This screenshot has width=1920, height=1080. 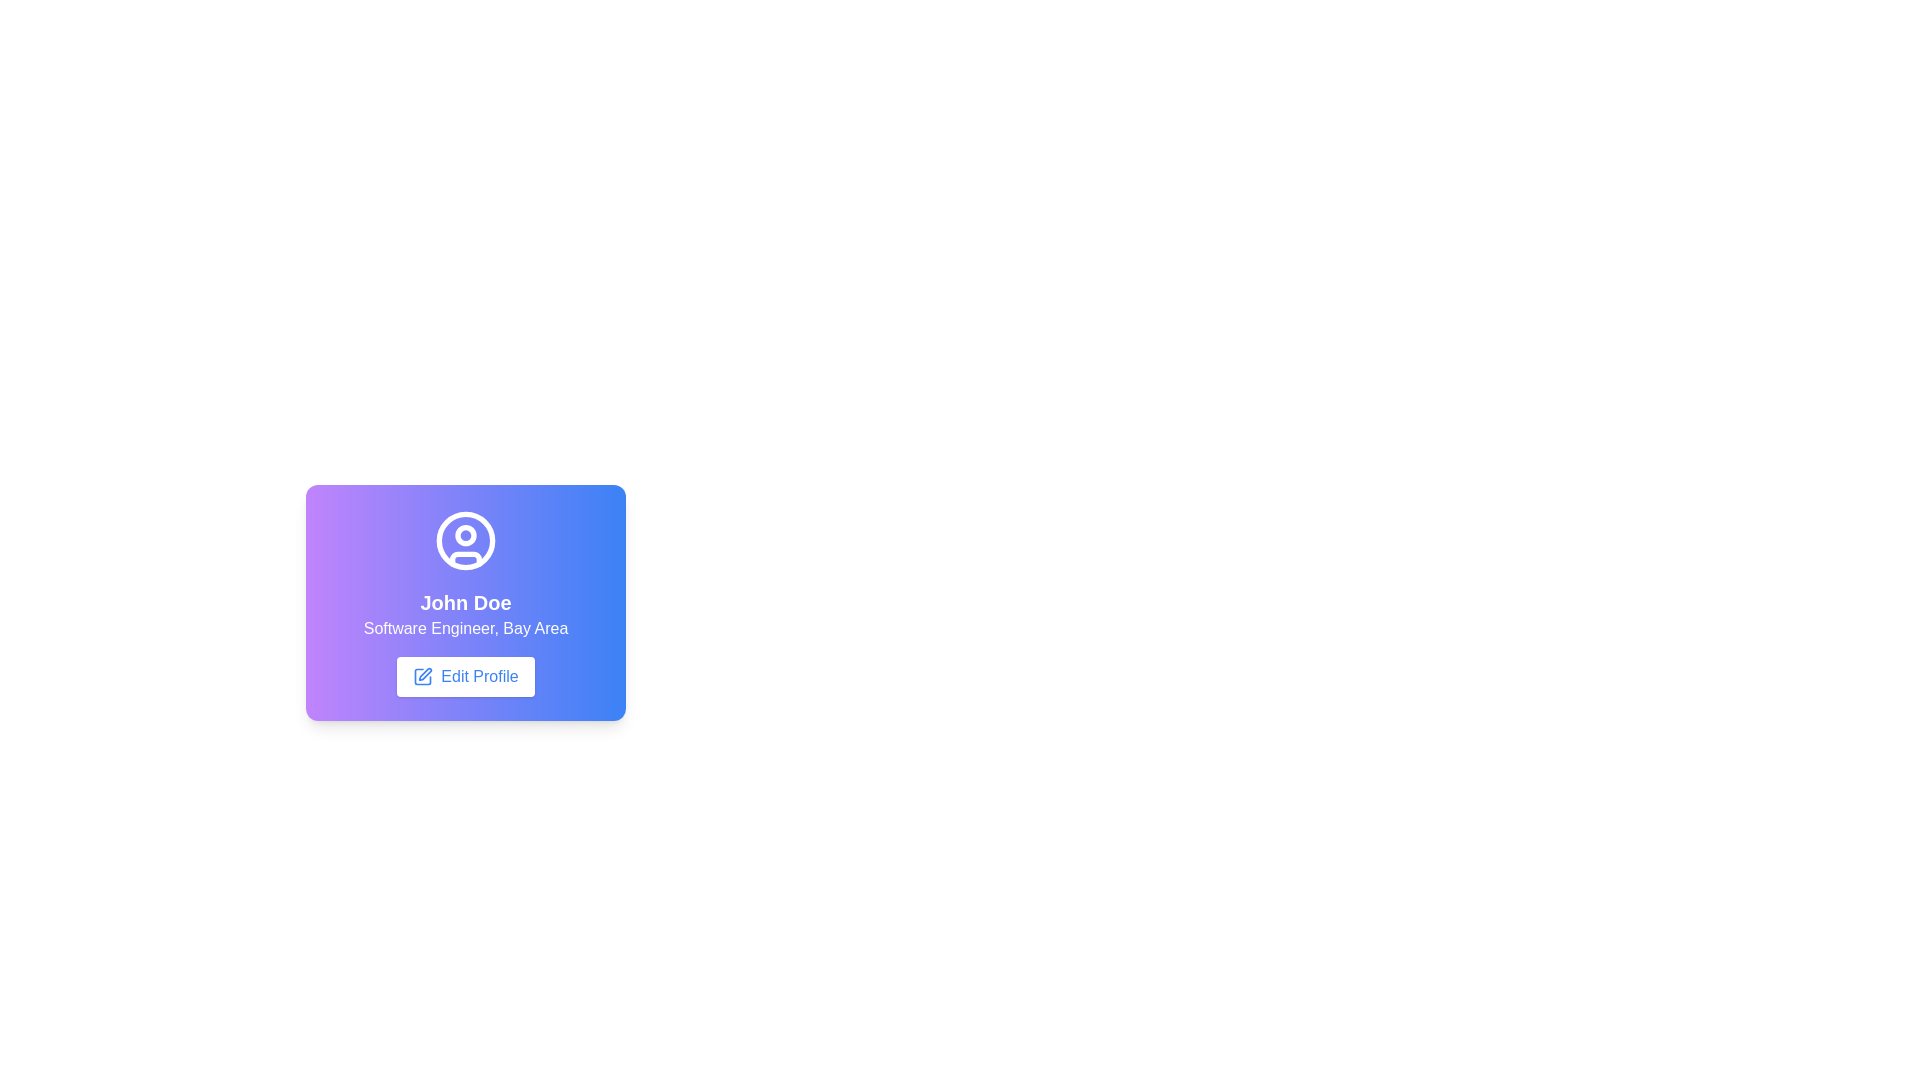 I want to click on the small circular graphic element located within the user profile icon, positioned slightly below the center of the larger circle, so click(x=464, y=534).